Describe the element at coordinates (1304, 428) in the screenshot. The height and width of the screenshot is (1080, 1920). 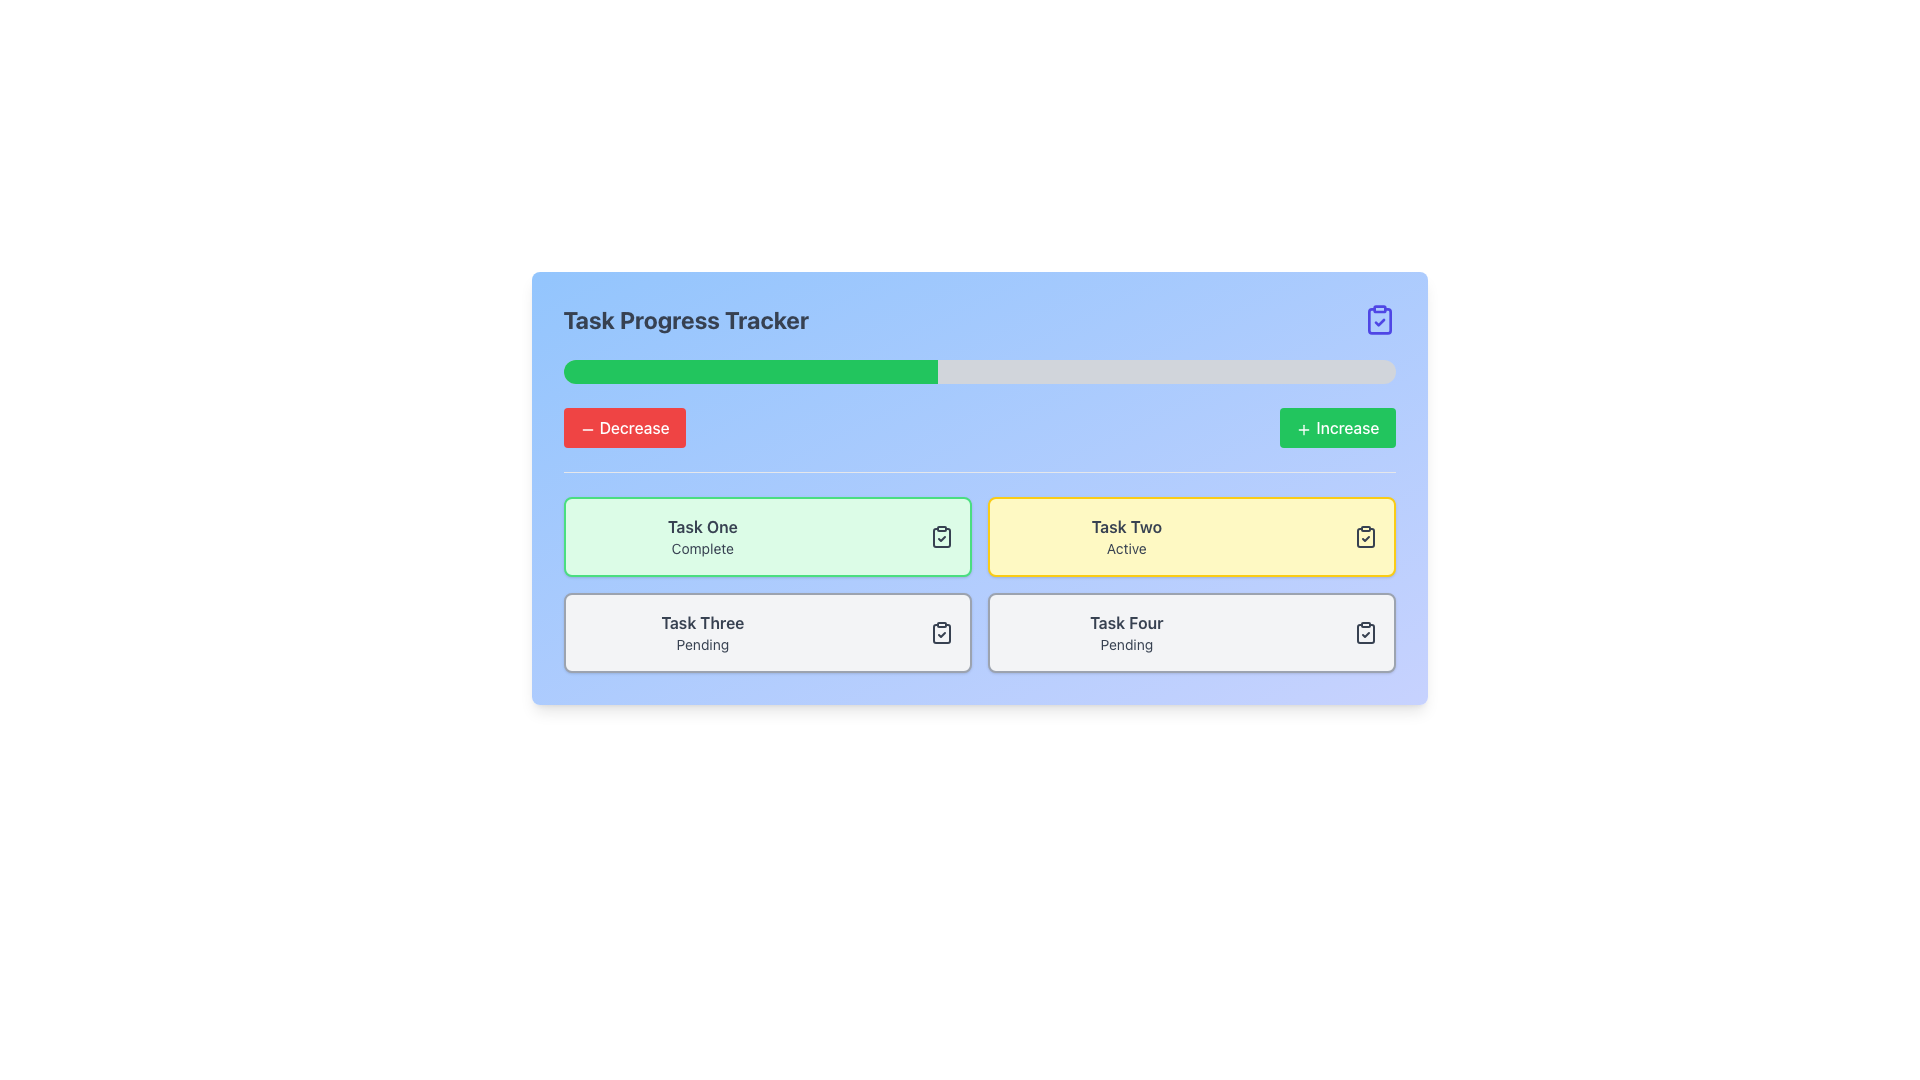
I see `the plus (+) icon within the 'Increase' button, which is located in the upper right section of the interface and has a green background` at that location.